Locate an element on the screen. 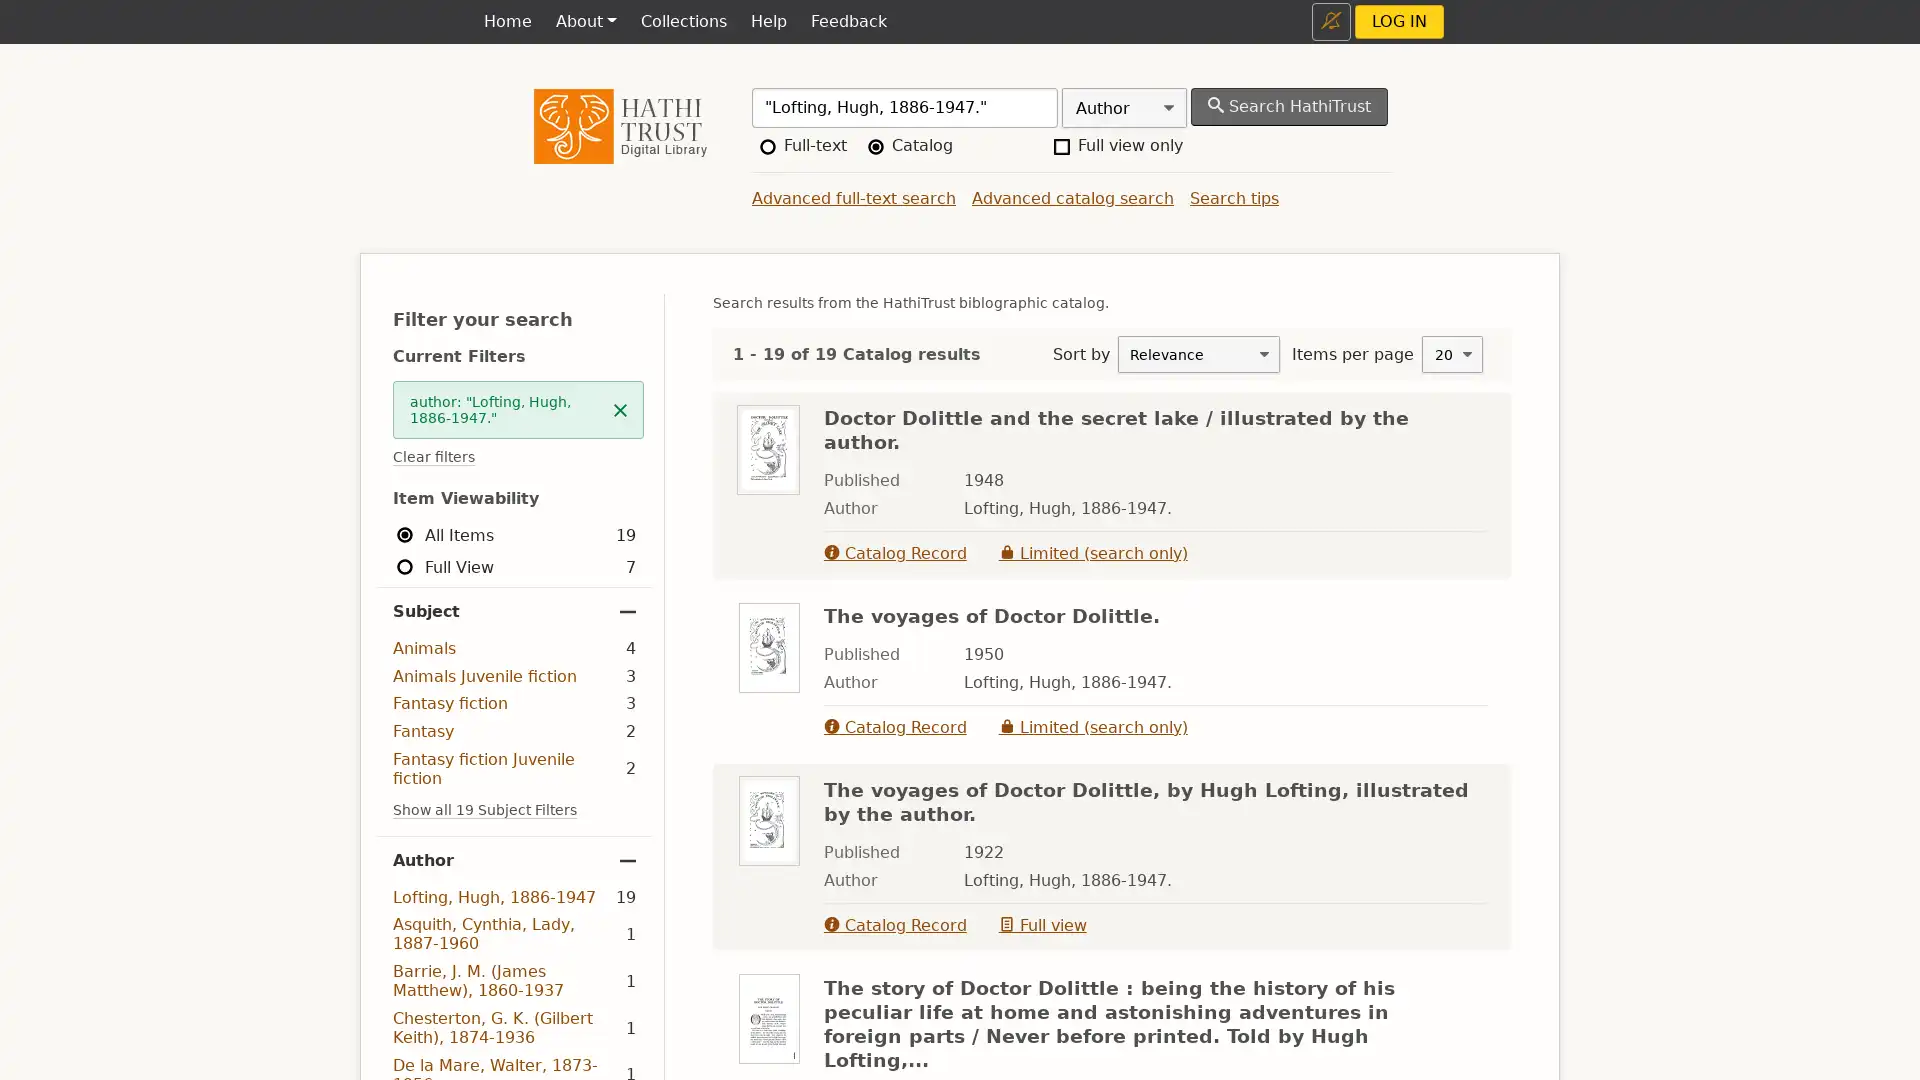 This screenshot has width=1920, height=1080. Fantasy - 2 is located at coordinates (514, 731).